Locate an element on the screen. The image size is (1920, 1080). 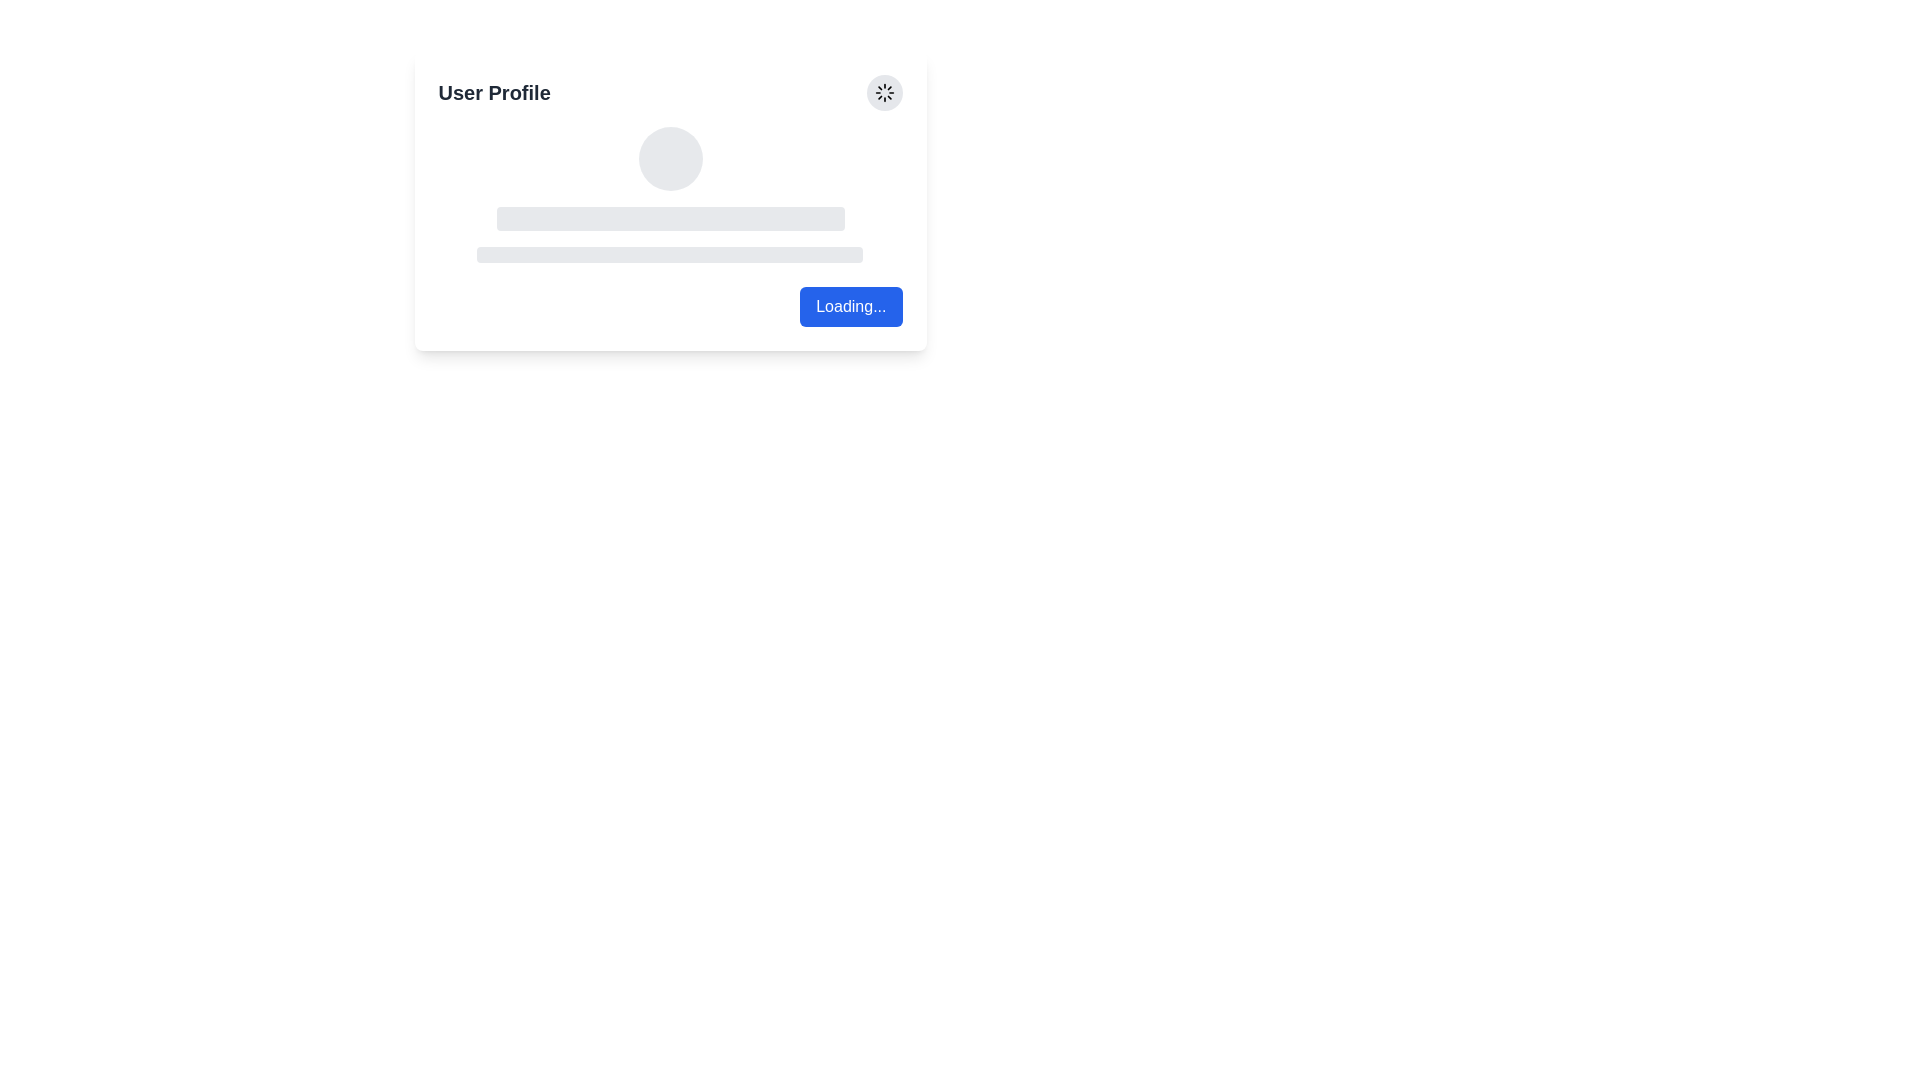
the circular loader icon, which features thin, radiating lines and is located within a circular button at the top-right corner of the card layout is located at coordinates (883, 92).